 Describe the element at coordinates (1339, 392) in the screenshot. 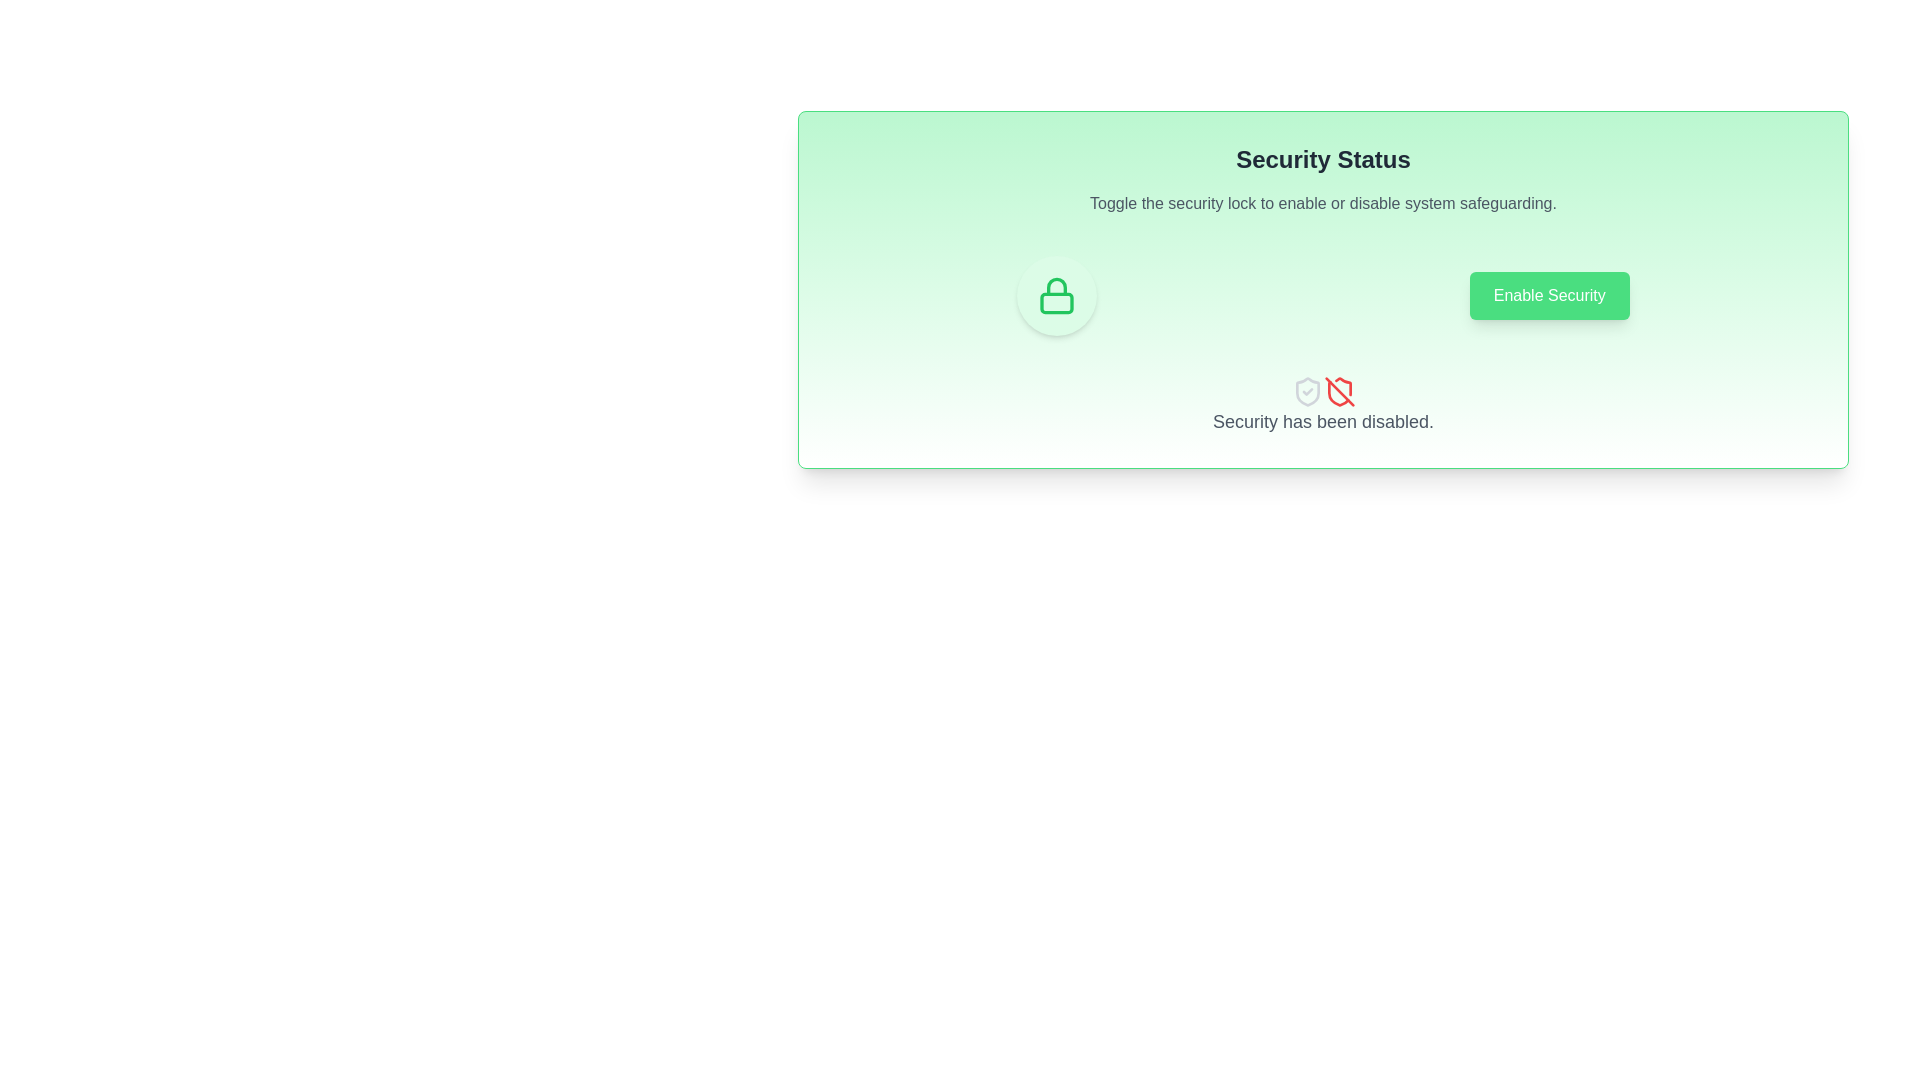

I see `the security status icon that visually represents the condition of security being disabled, located to the right of the gray shield icon with a checkmark, above the descriptive text` at that location.